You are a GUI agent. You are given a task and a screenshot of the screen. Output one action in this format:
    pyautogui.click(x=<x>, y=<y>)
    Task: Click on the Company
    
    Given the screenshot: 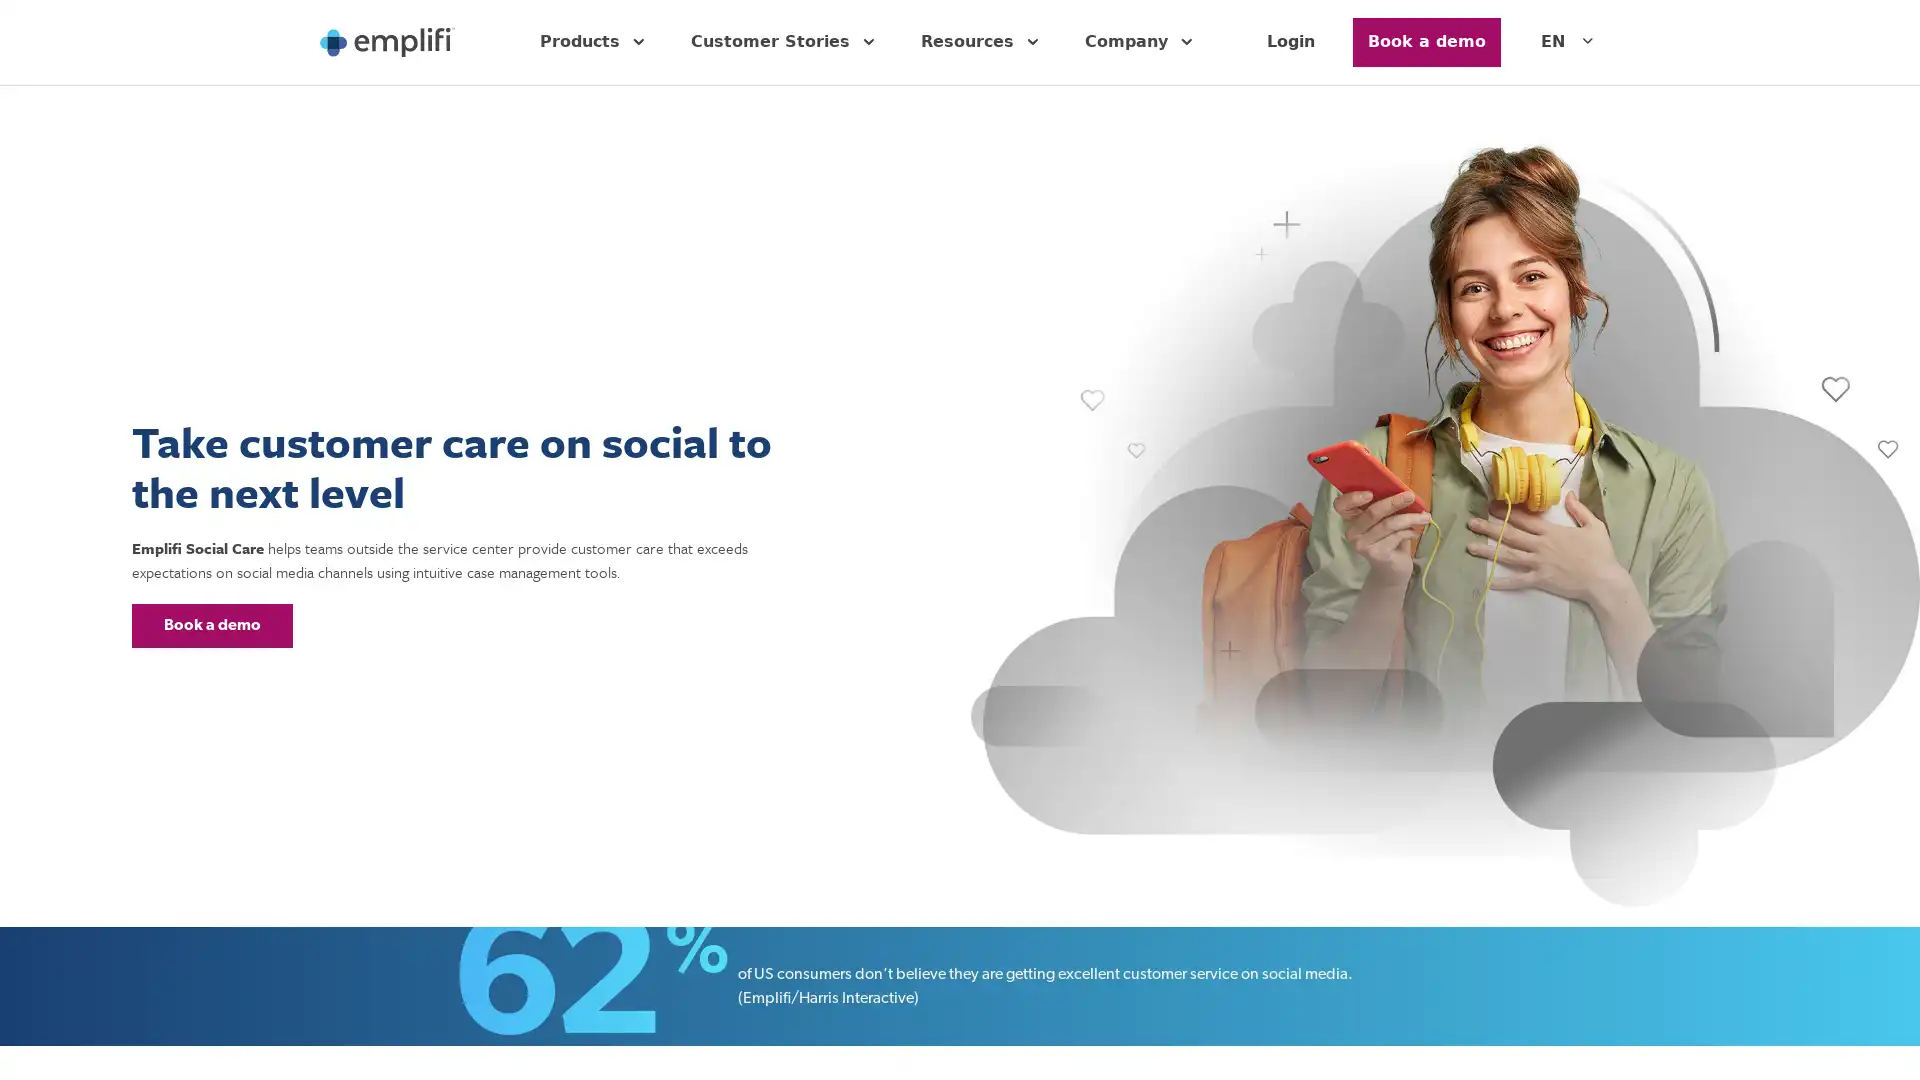 What is the action you would take?
    pyautogui.click(x=1142, y=42)
    